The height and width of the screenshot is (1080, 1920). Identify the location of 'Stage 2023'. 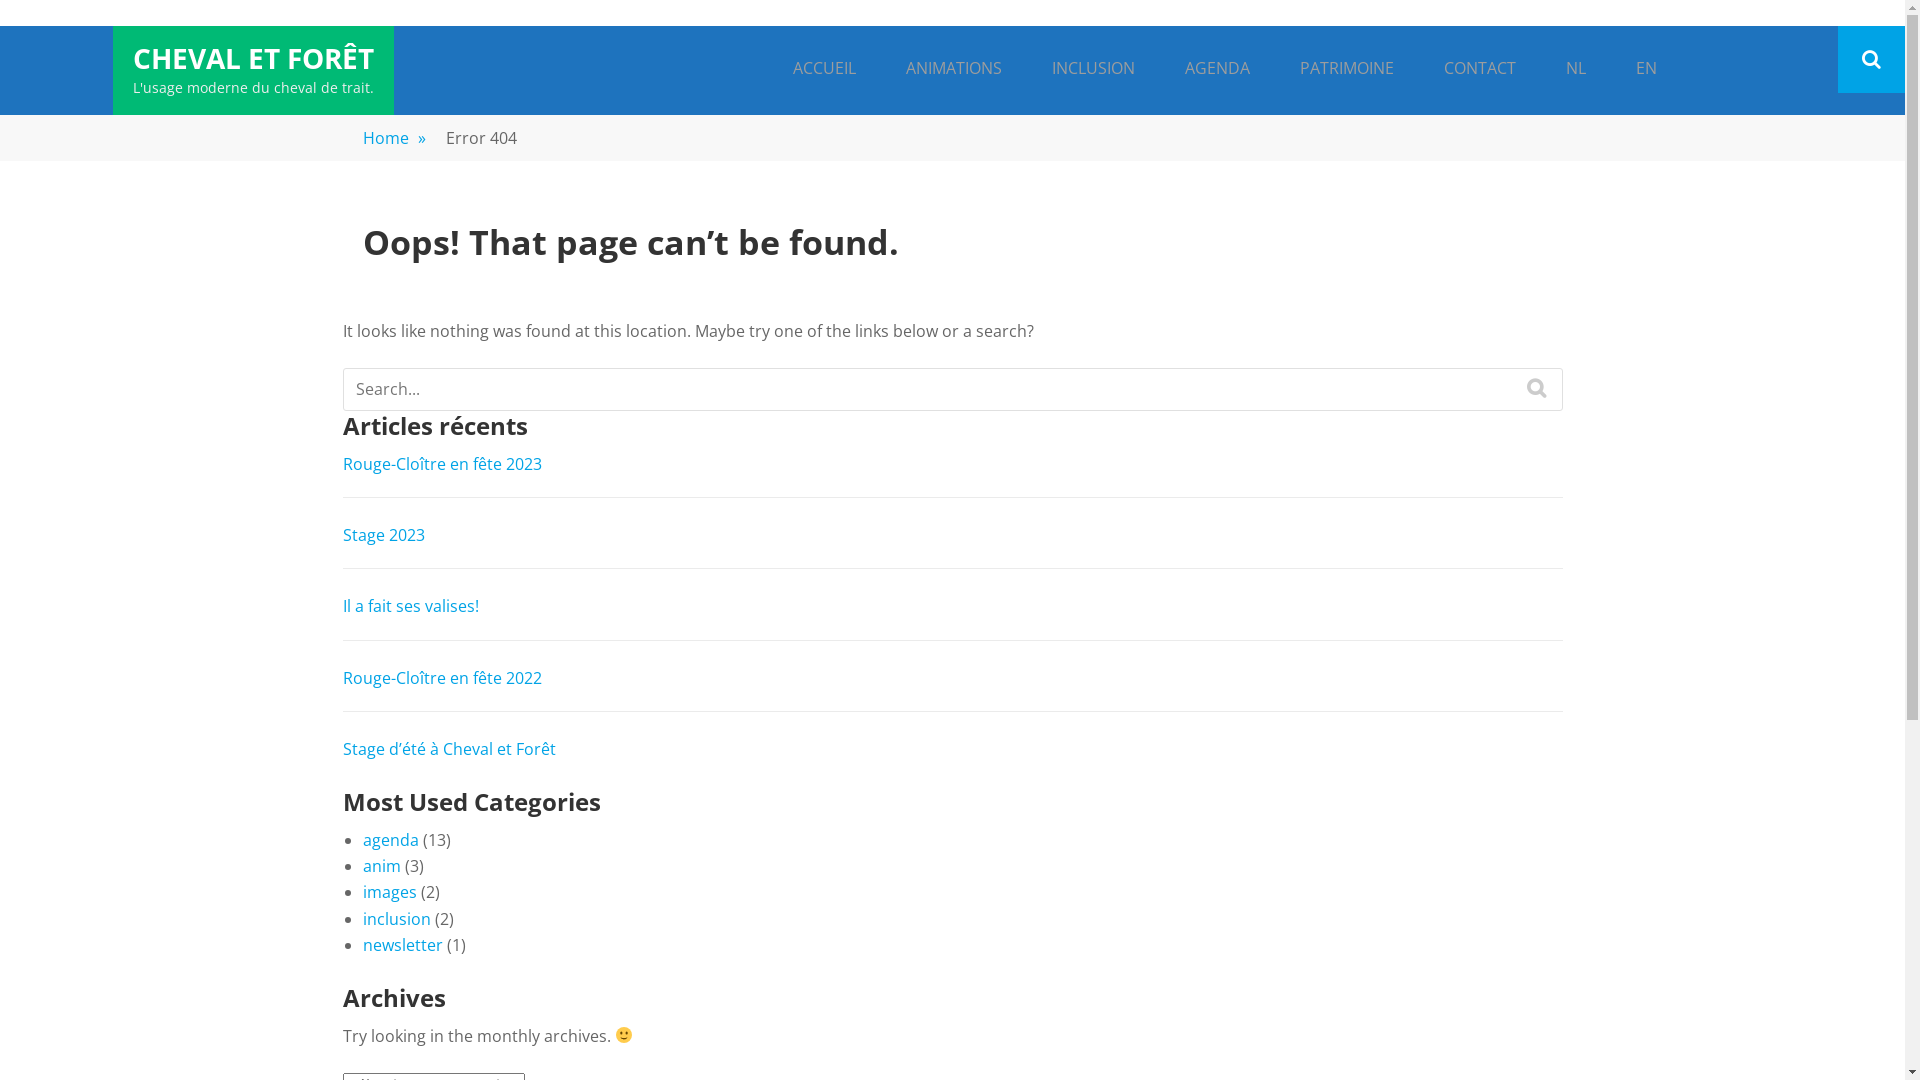
(341, 534).